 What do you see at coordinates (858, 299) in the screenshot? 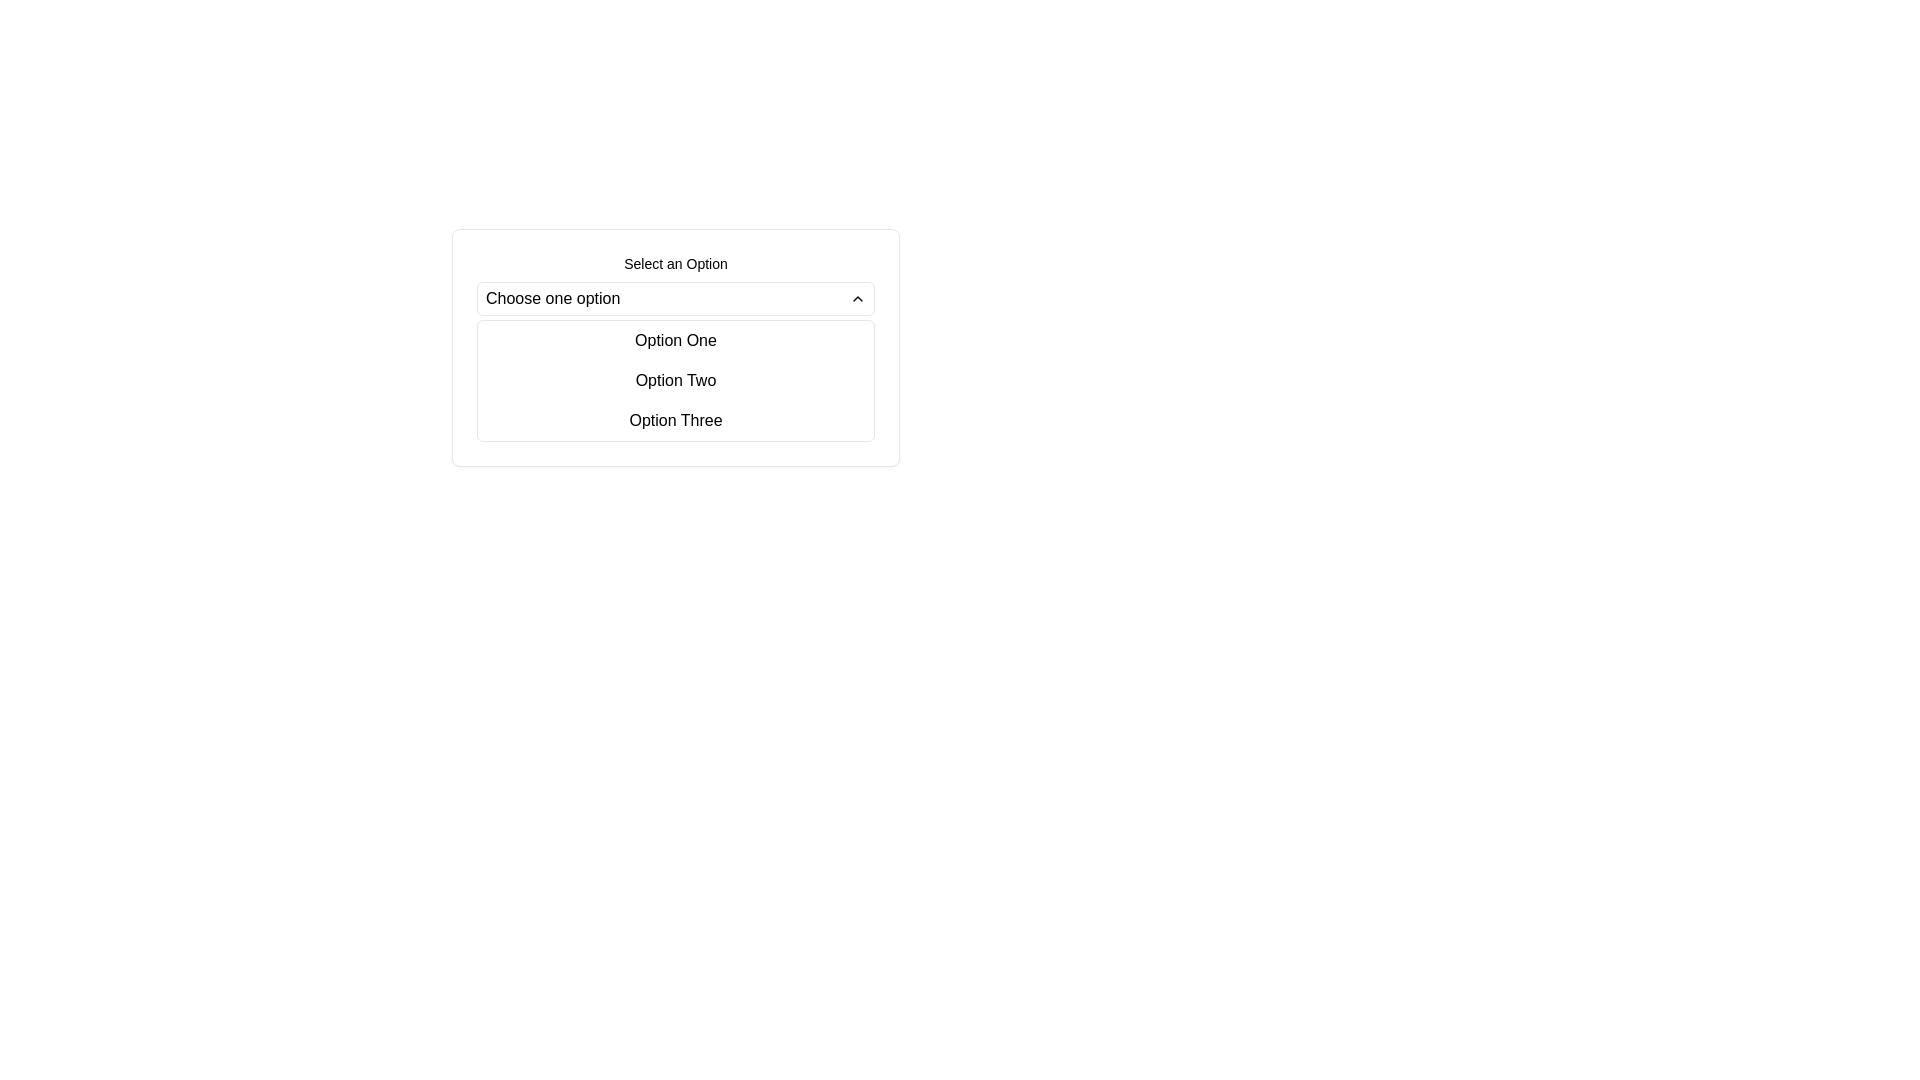
I see `the arrow icon that indicates the dropdown menu can be collapsed, located at the rightmost of the dropdown header box labeled 'Choose one option'` at bounding box center [858, 299].